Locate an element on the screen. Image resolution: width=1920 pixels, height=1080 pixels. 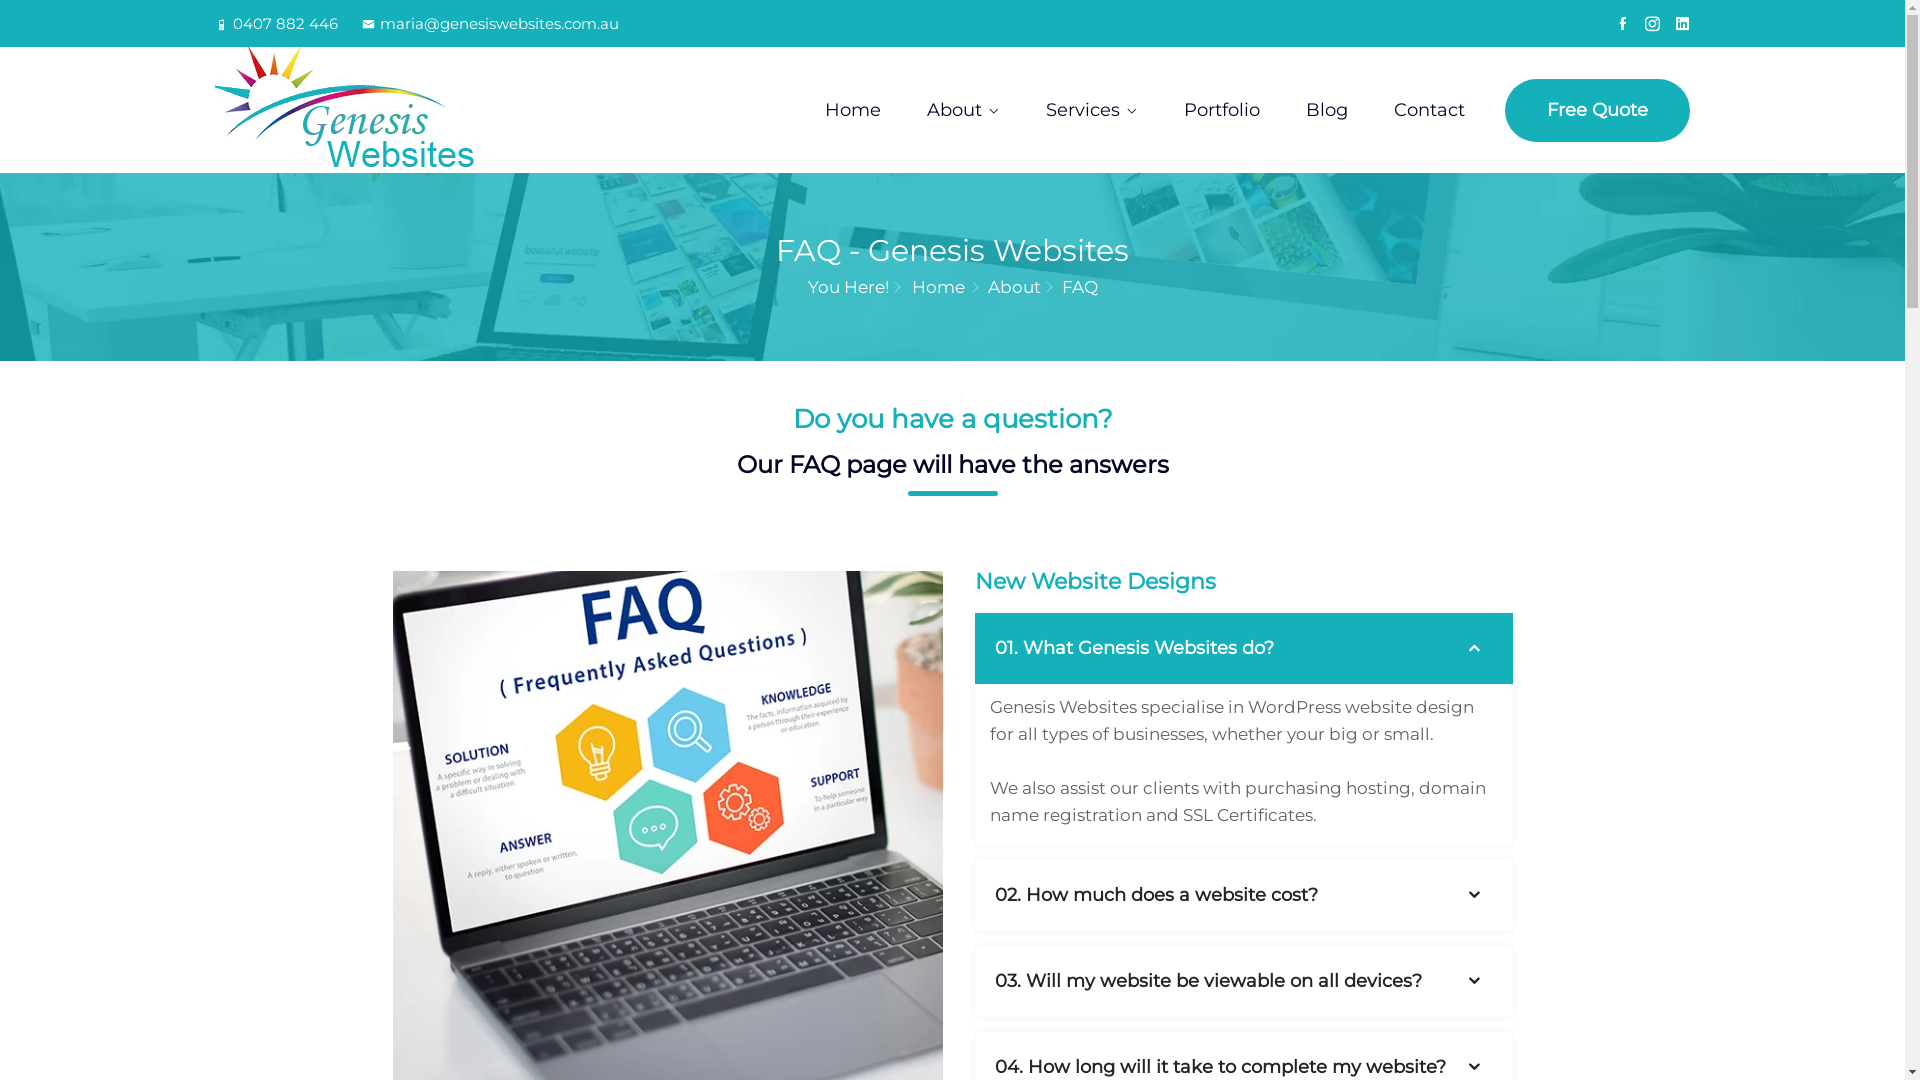
'03. Will my website be viewable on all devices?' is located at coordinates (1242, 980).